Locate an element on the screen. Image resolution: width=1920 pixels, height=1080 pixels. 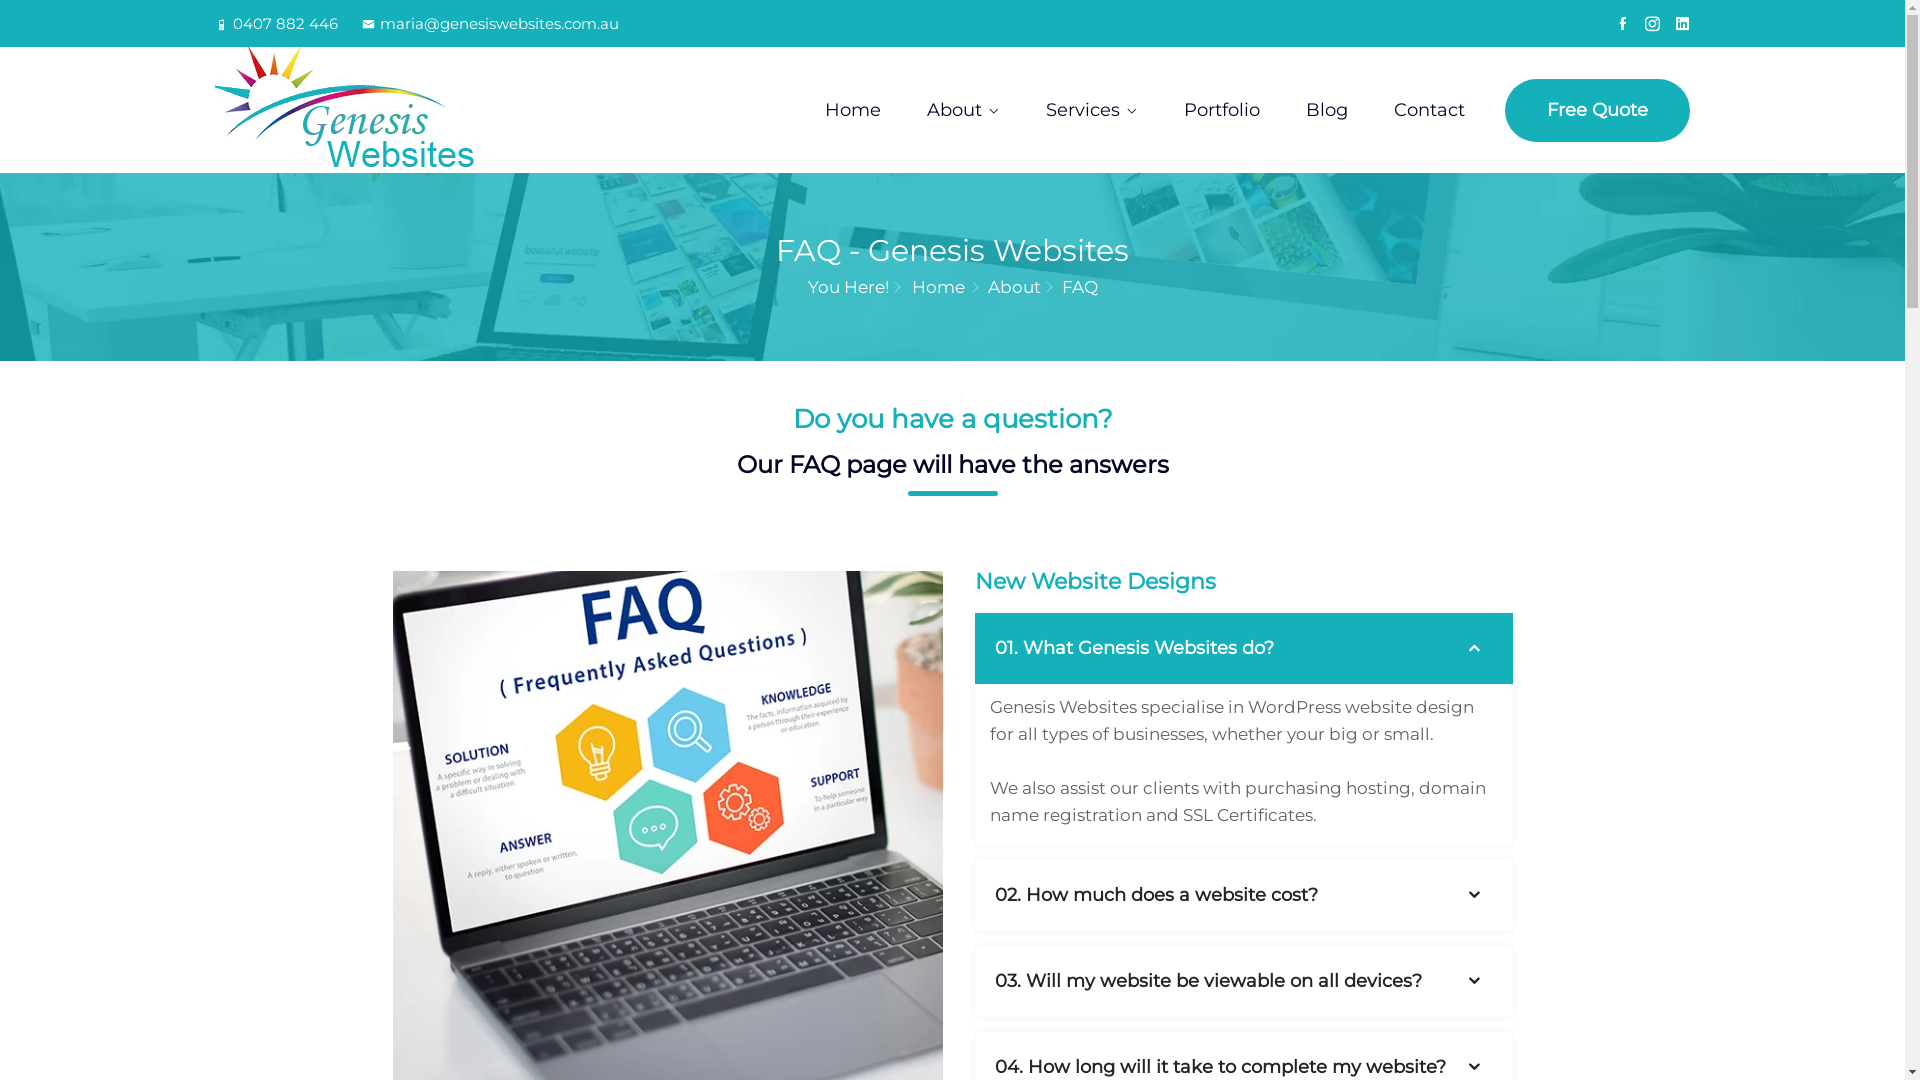
'03. Will my website be viewable on all devices?' is located at coordinates (1242, 980).